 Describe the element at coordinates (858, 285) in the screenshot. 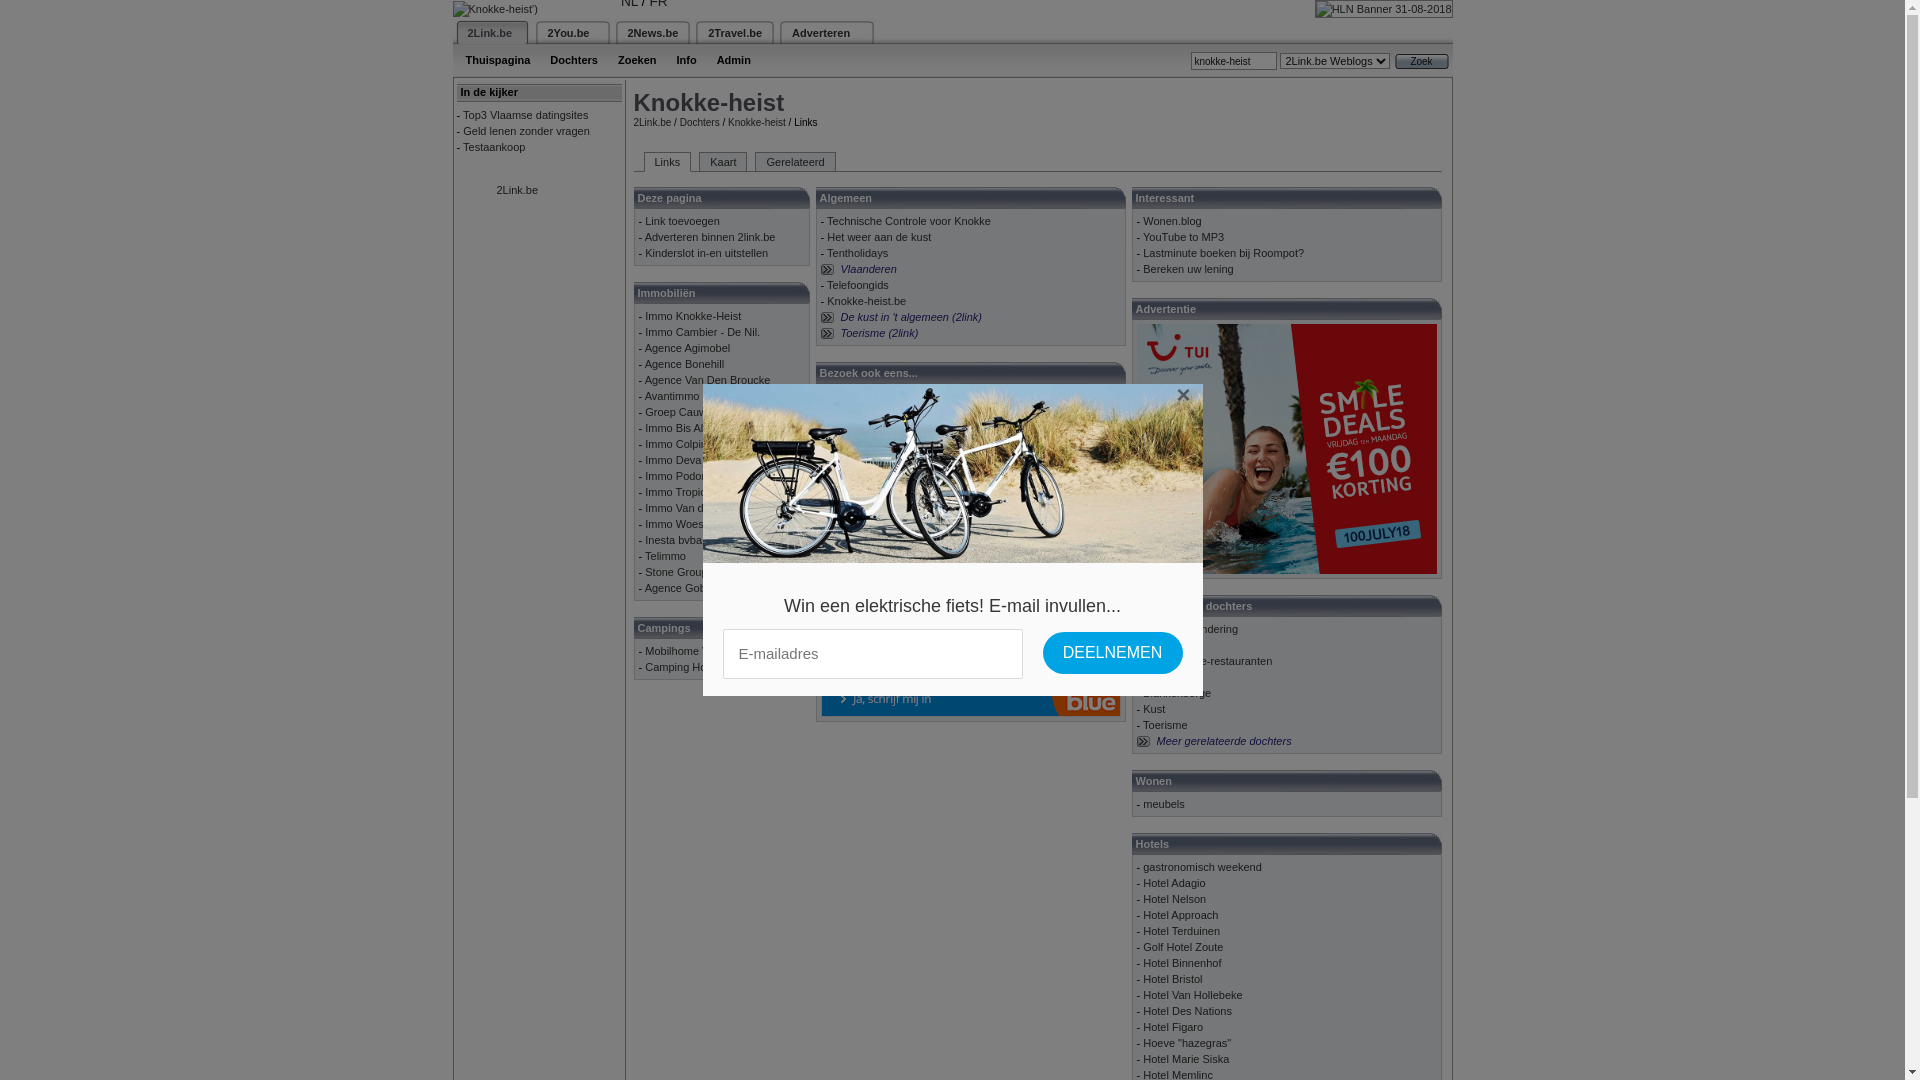

I see `'Telefoongids'` at that location.